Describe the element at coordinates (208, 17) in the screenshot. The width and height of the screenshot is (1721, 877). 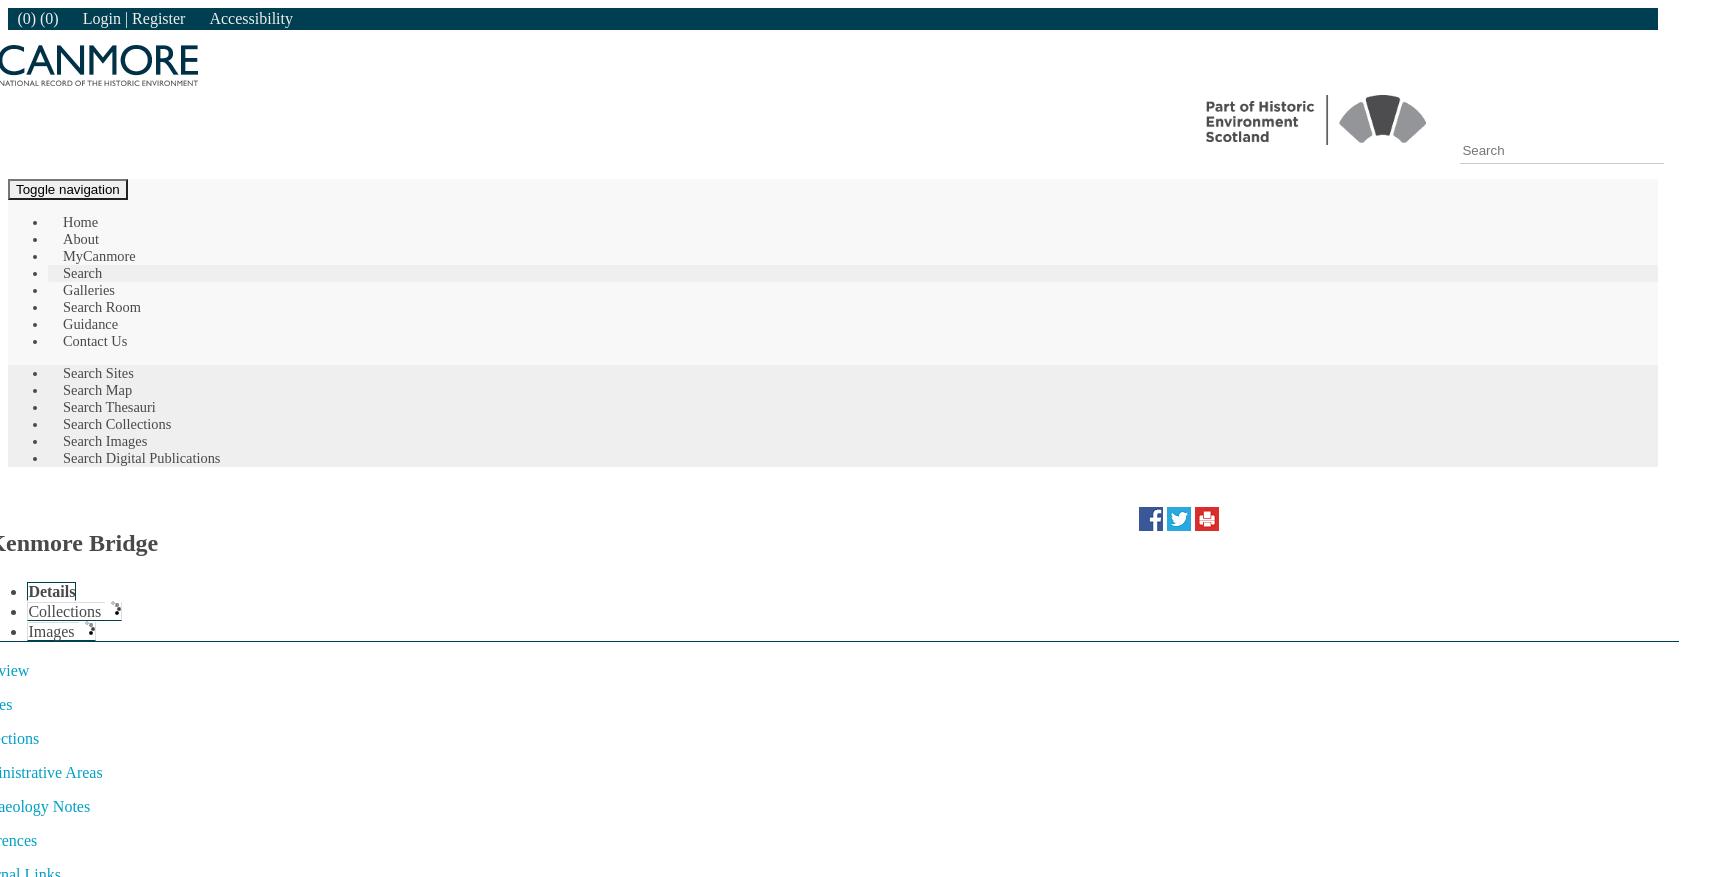
I see `'Accessibility'` at that location.